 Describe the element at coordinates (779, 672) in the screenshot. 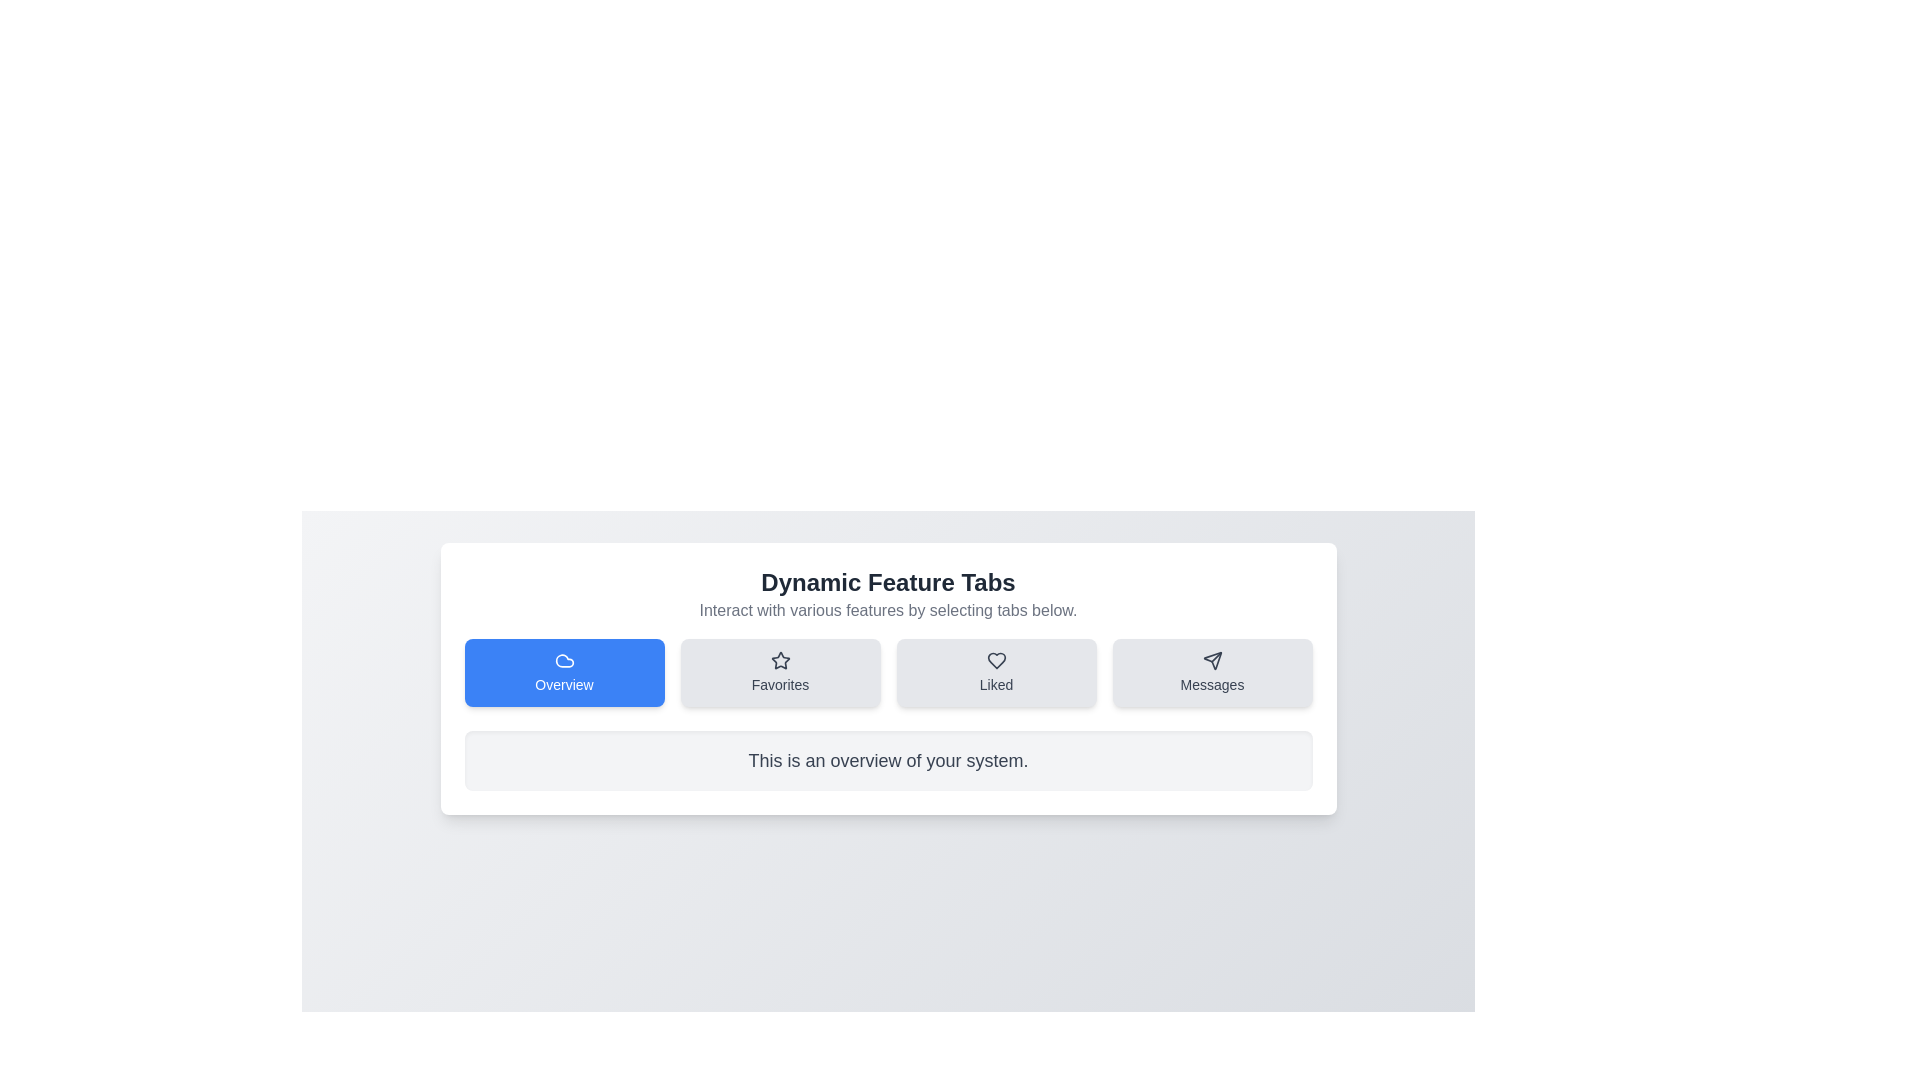

I see `the 'Favorites' button, which is a rectangular button with rounded corners and a star icon above the text, to trigger the hover effect` at that location.